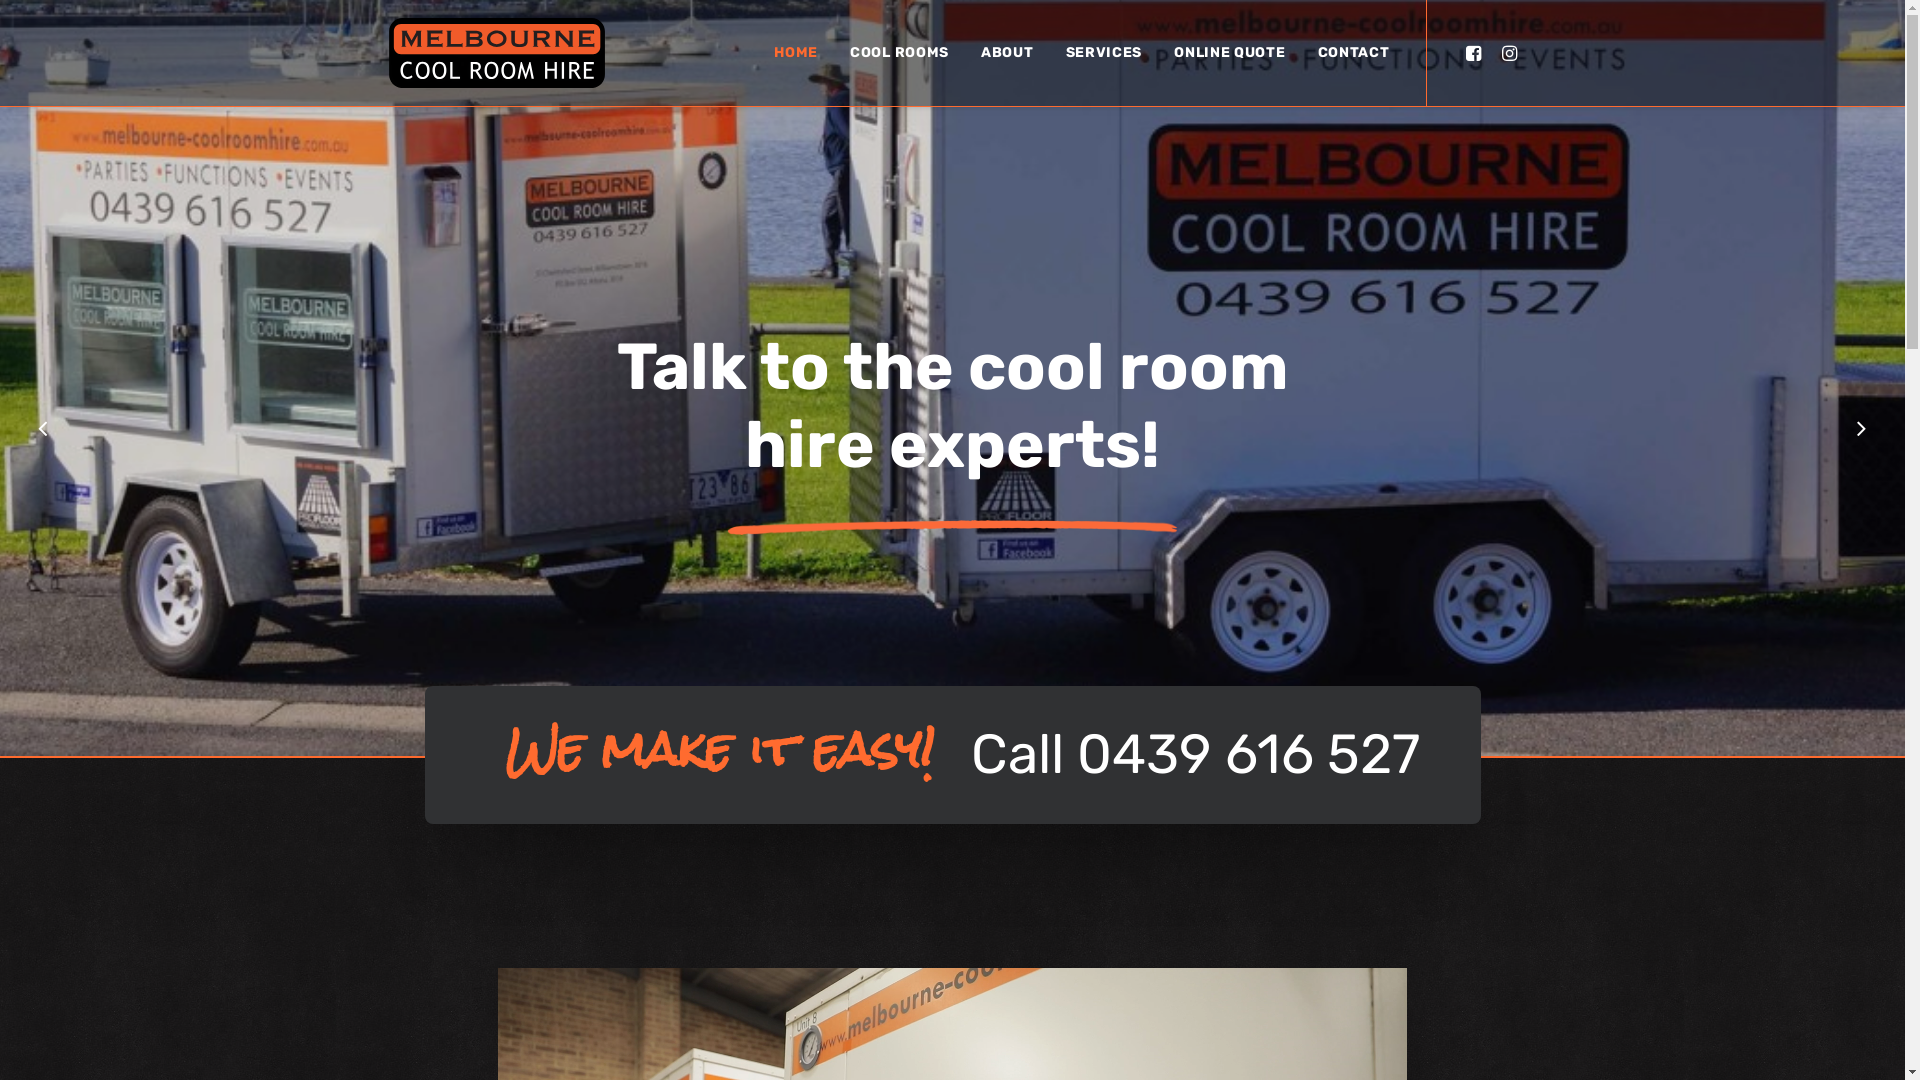 Image resolution: width=1920 pixels, height=1080 pixels. What do you see at coordinates (1228, 52) in the screenshot?
I see `'ONLINE QUOTE'` at bounding box center [1228, 52].